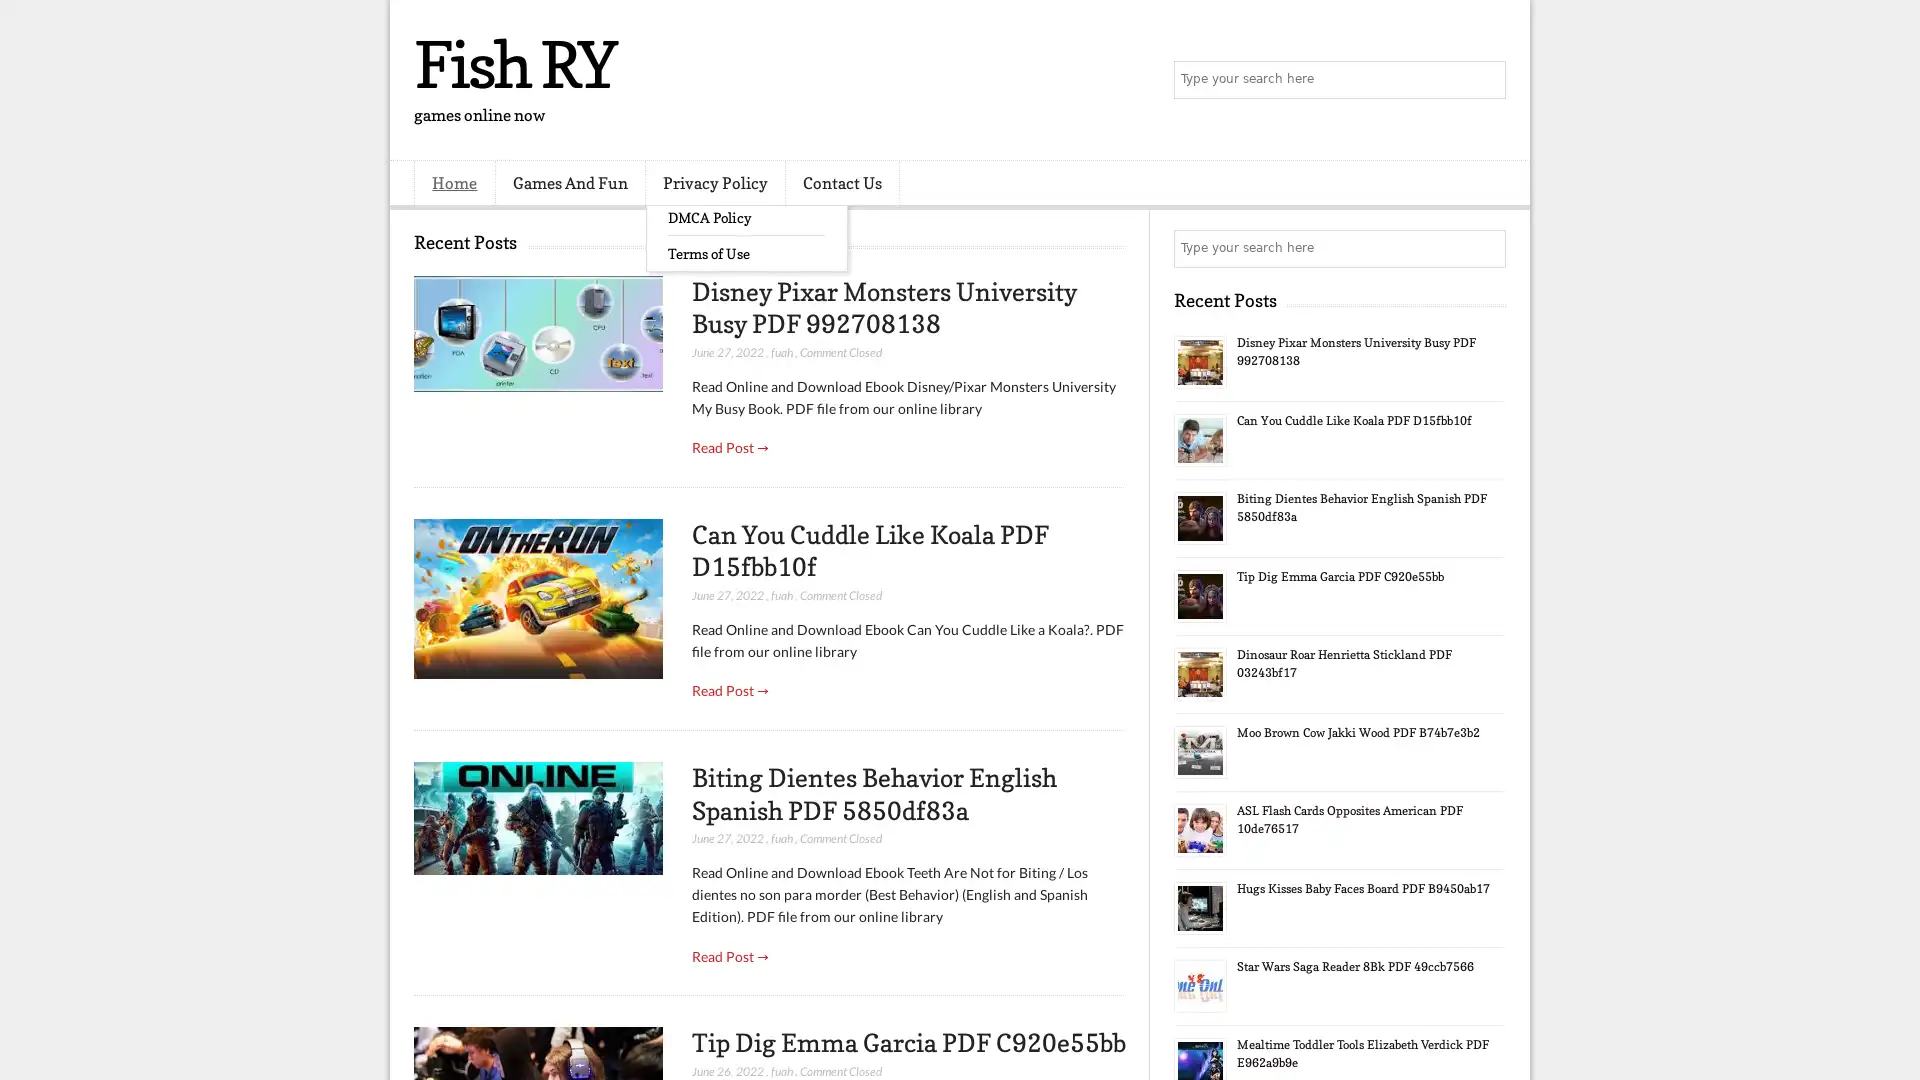  Describe the element at coordinates (1485, 80) in the screenshot. I see `Search` at that location.